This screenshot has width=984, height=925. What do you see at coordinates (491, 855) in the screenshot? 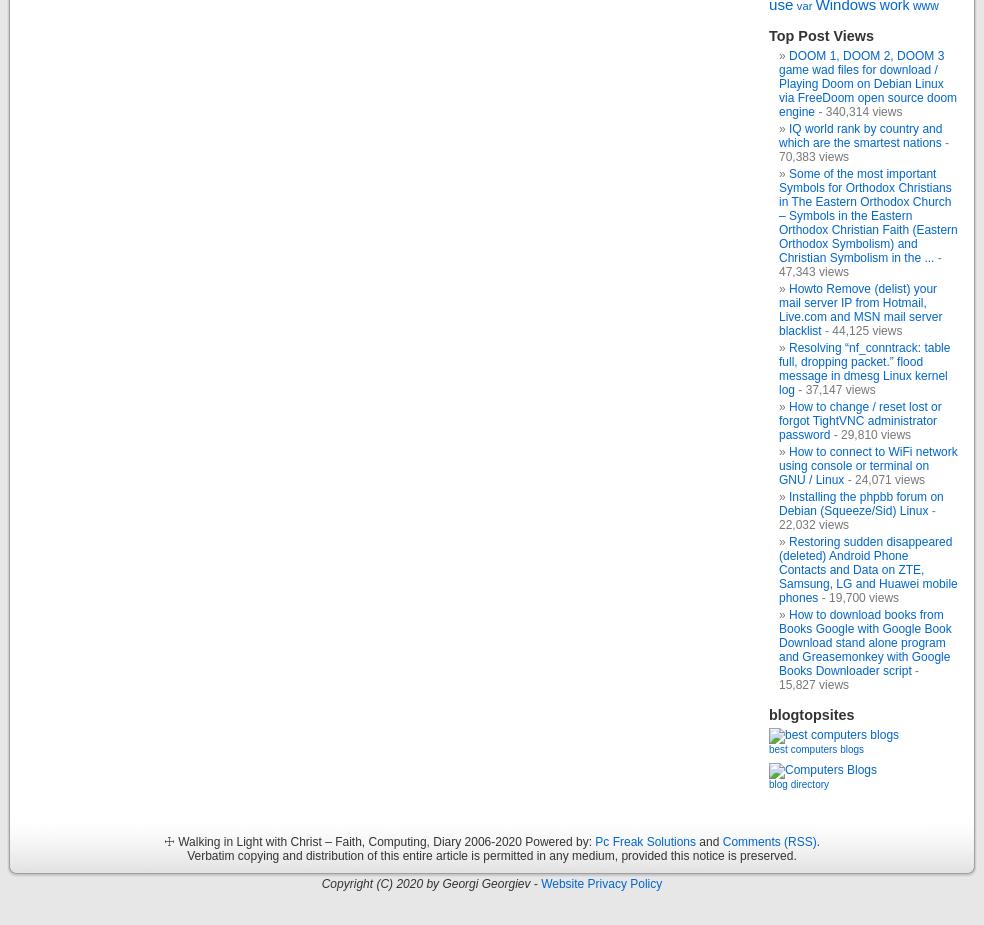
I see `'Verbatim copying and distribution of this entire article is permitted in any medium, provided this notice is preserved.'` at bounding box center [491, 855].